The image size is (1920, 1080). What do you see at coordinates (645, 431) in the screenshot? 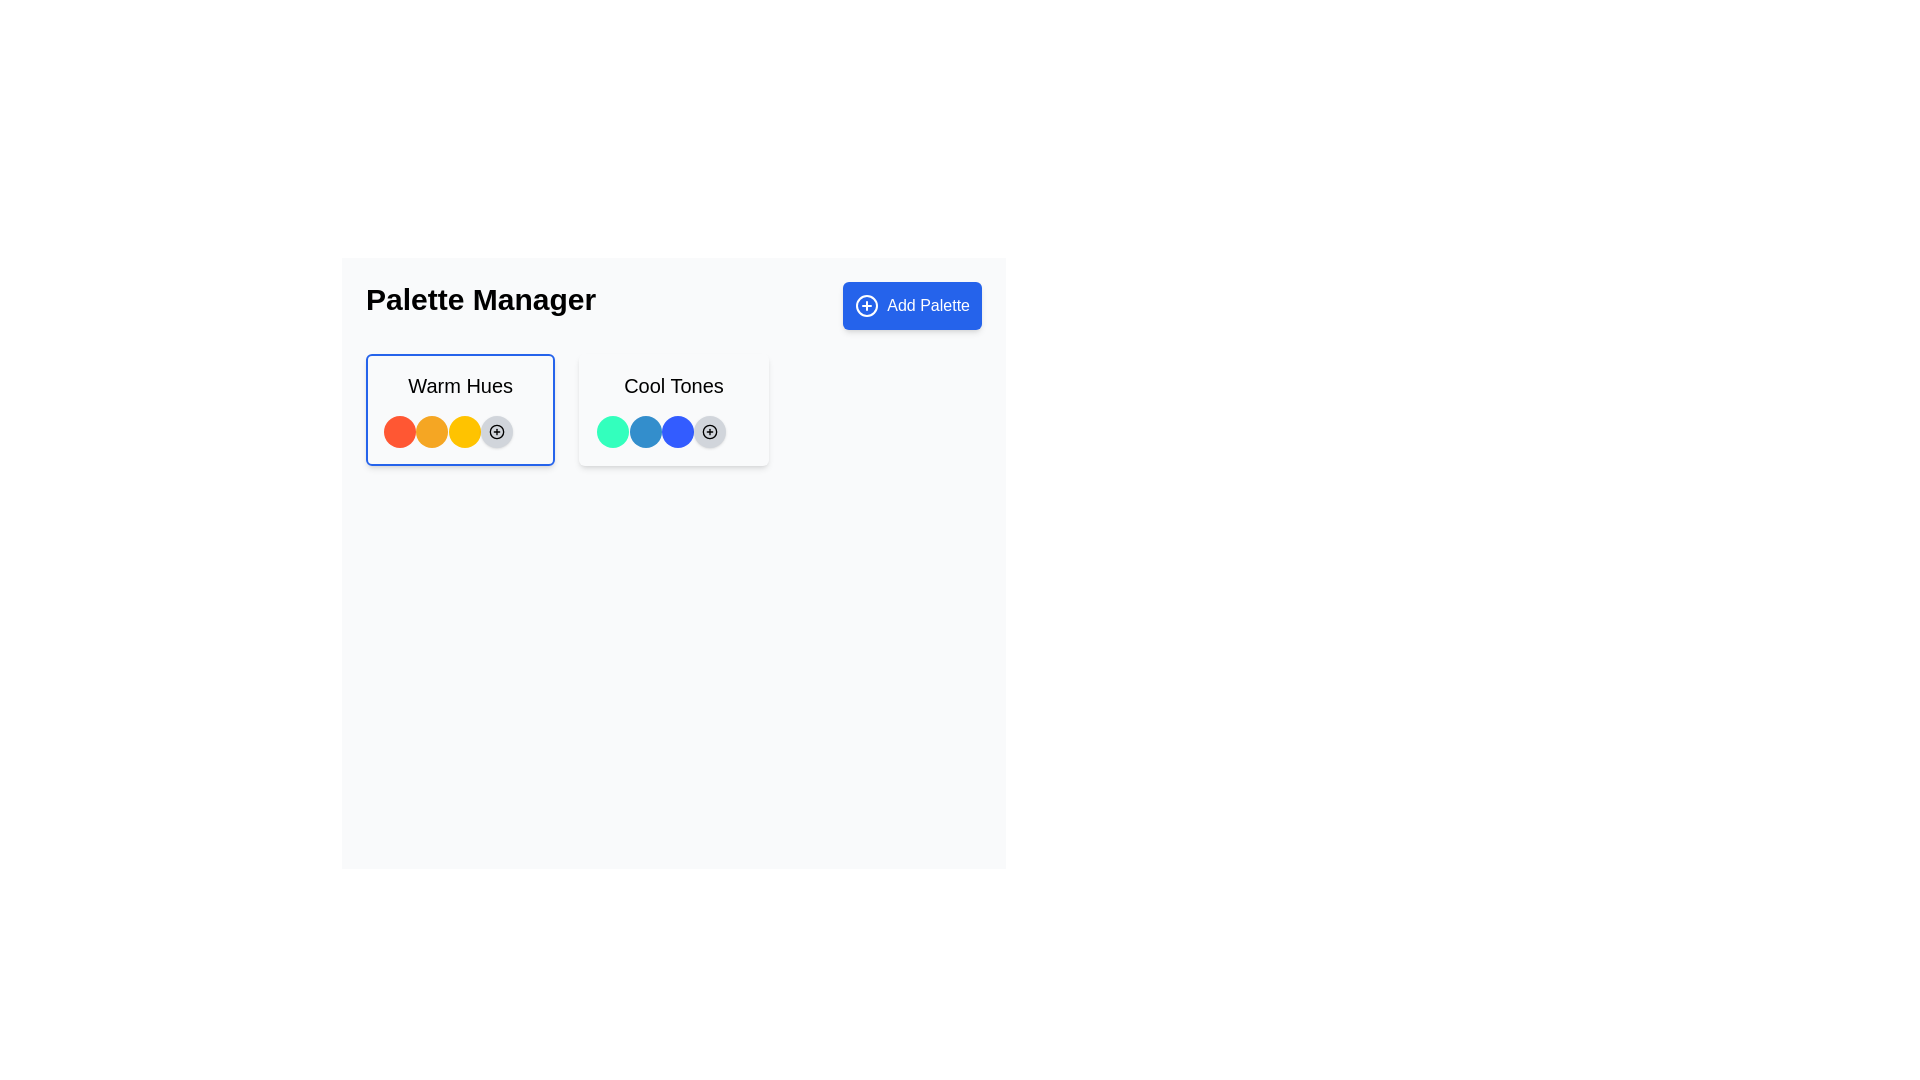
I see `the color of the second circular visual icon in the 'Cool Tones' palette section` at bounding box center [645, 431].